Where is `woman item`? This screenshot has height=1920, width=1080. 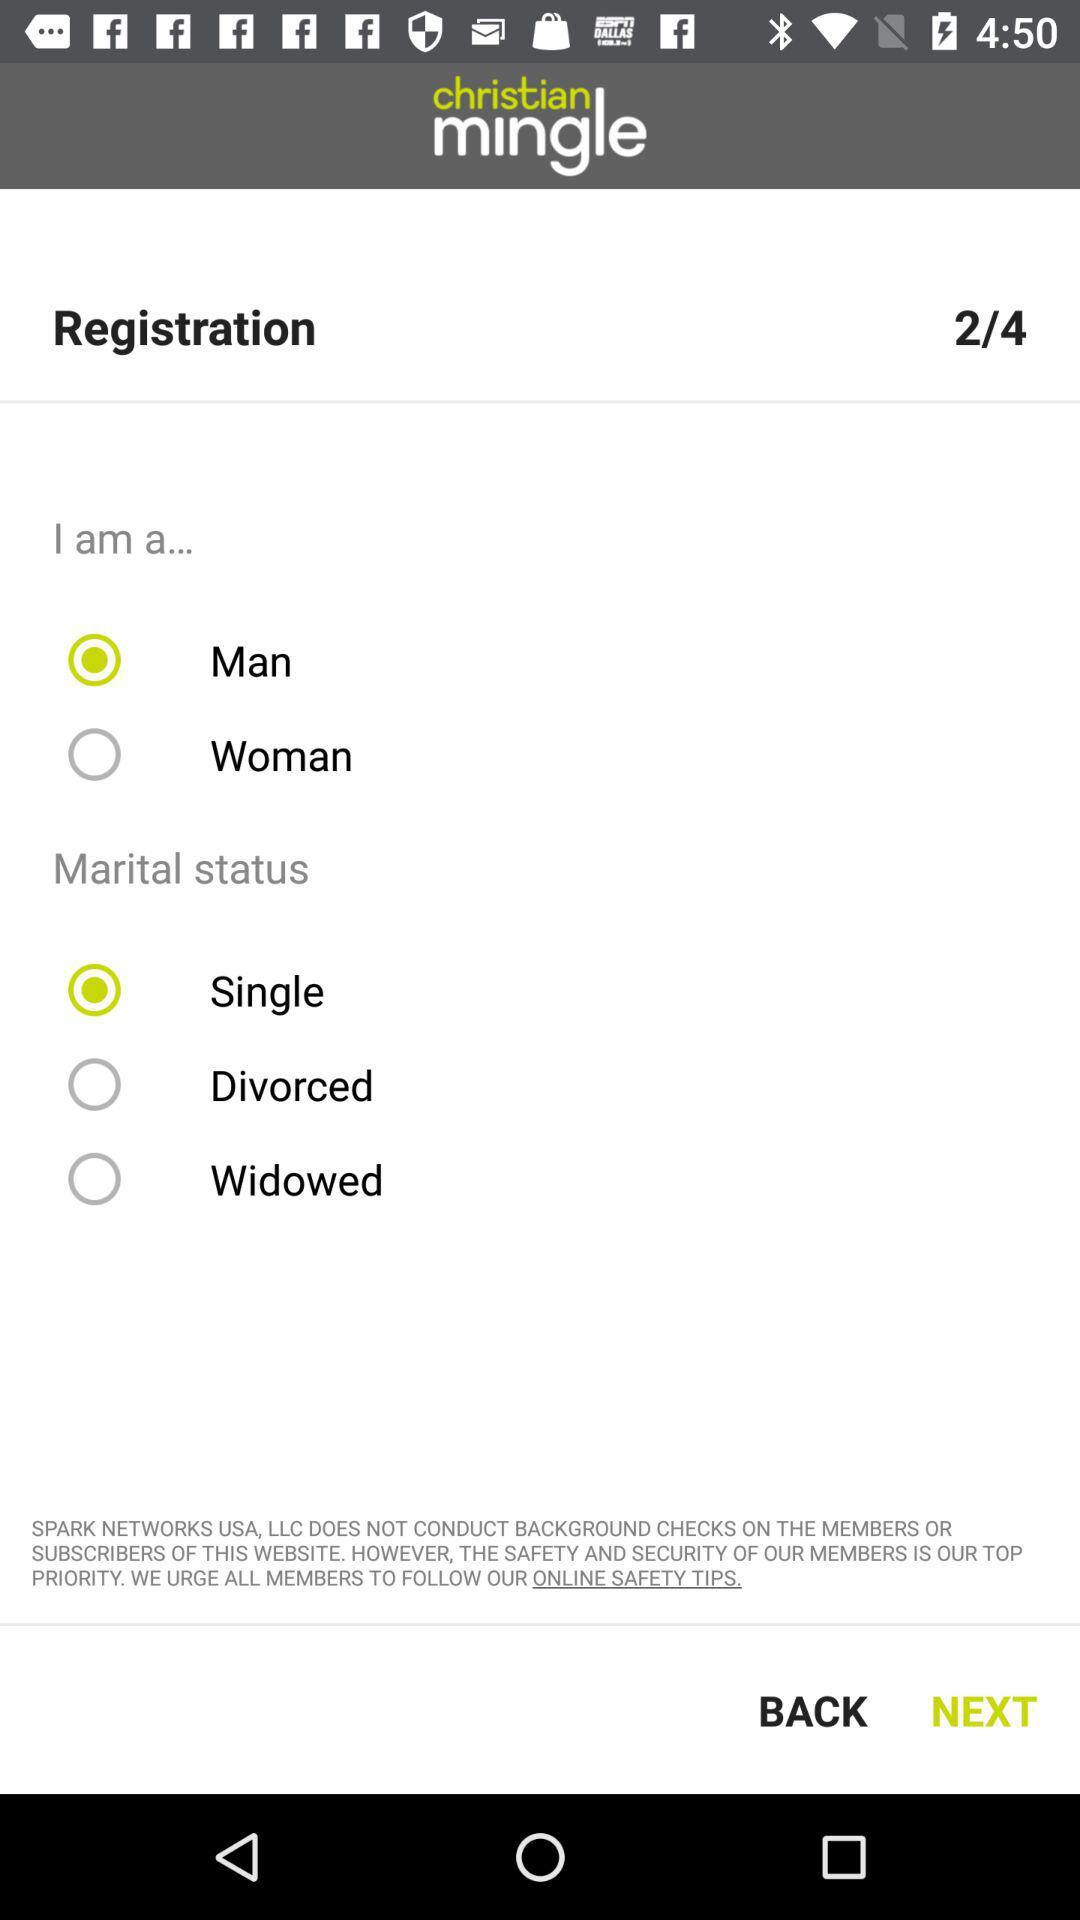 woman item is located at coordinates (223, 753).